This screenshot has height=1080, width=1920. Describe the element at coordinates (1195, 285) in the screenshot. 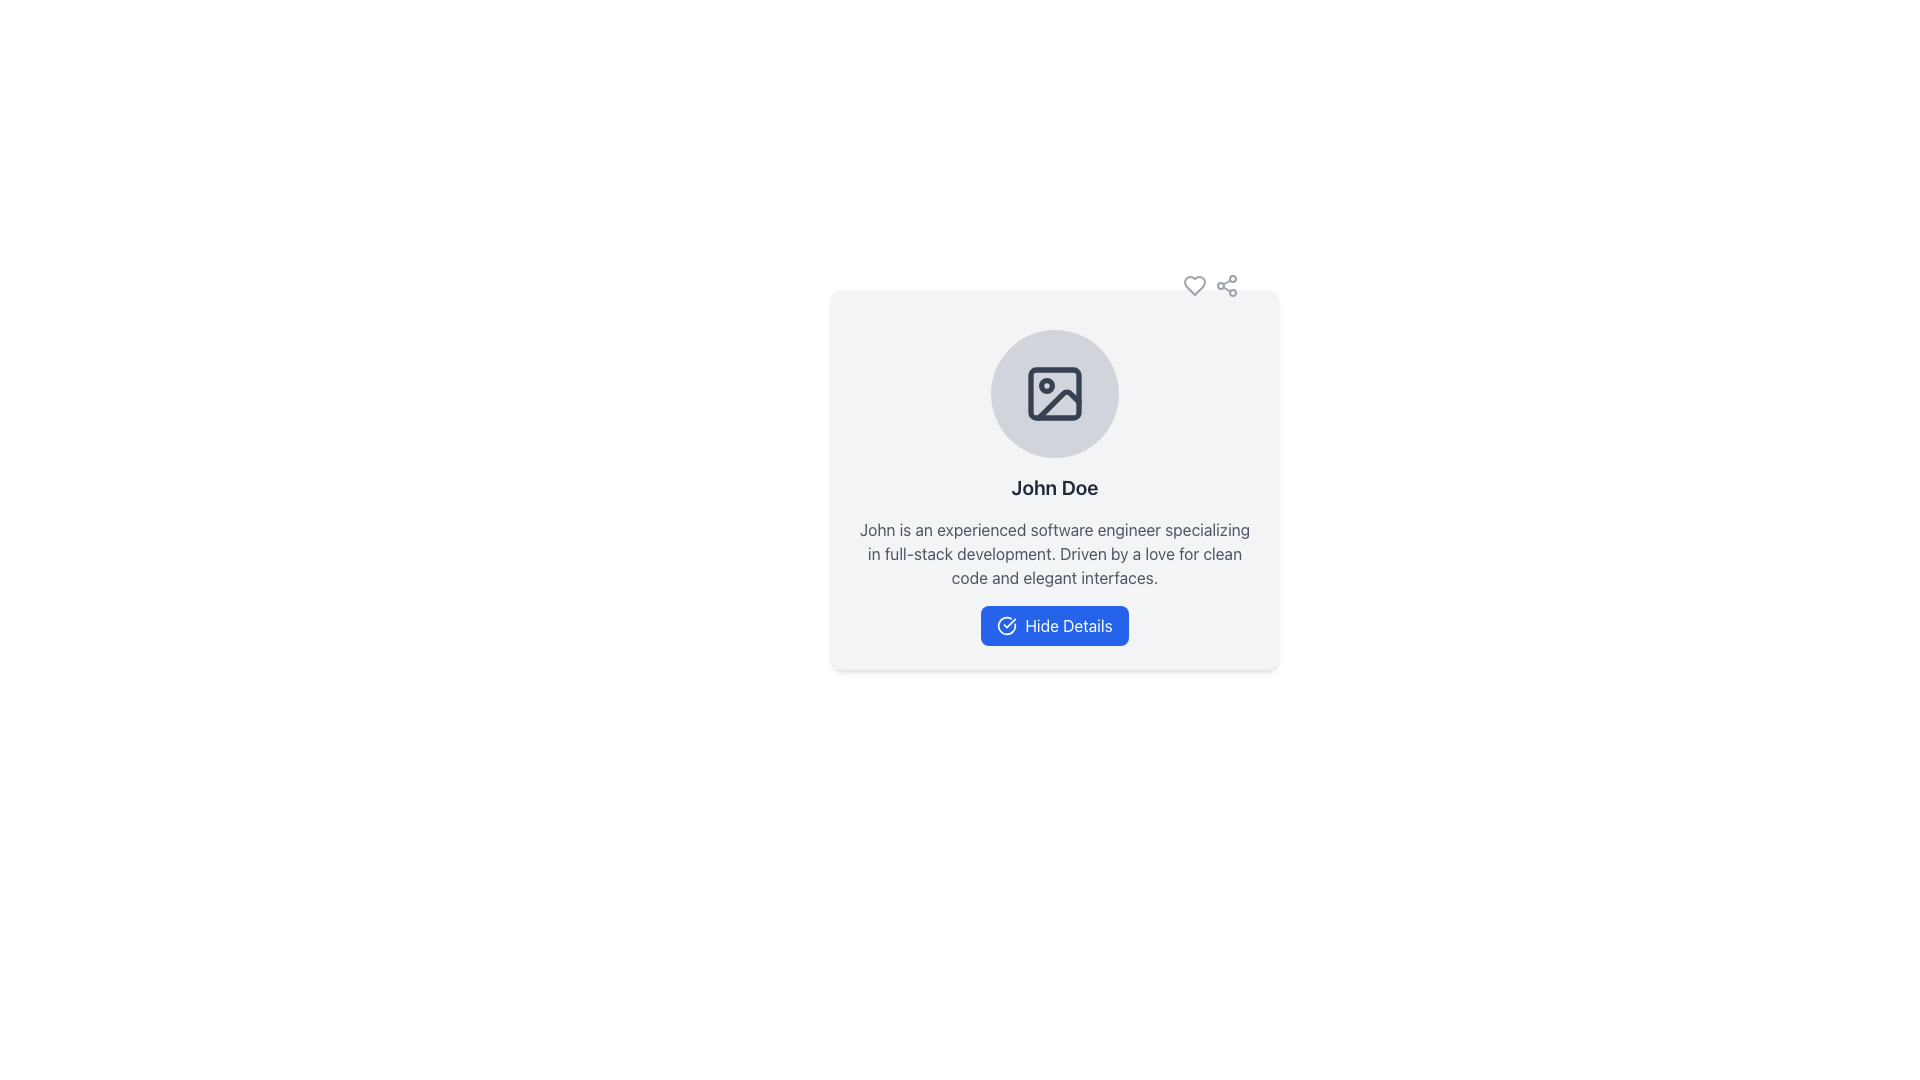

I see `the heart-shaped interactive icon in the top right corner of the user profile card to indicate 'like' or 'favorite'` at that location.